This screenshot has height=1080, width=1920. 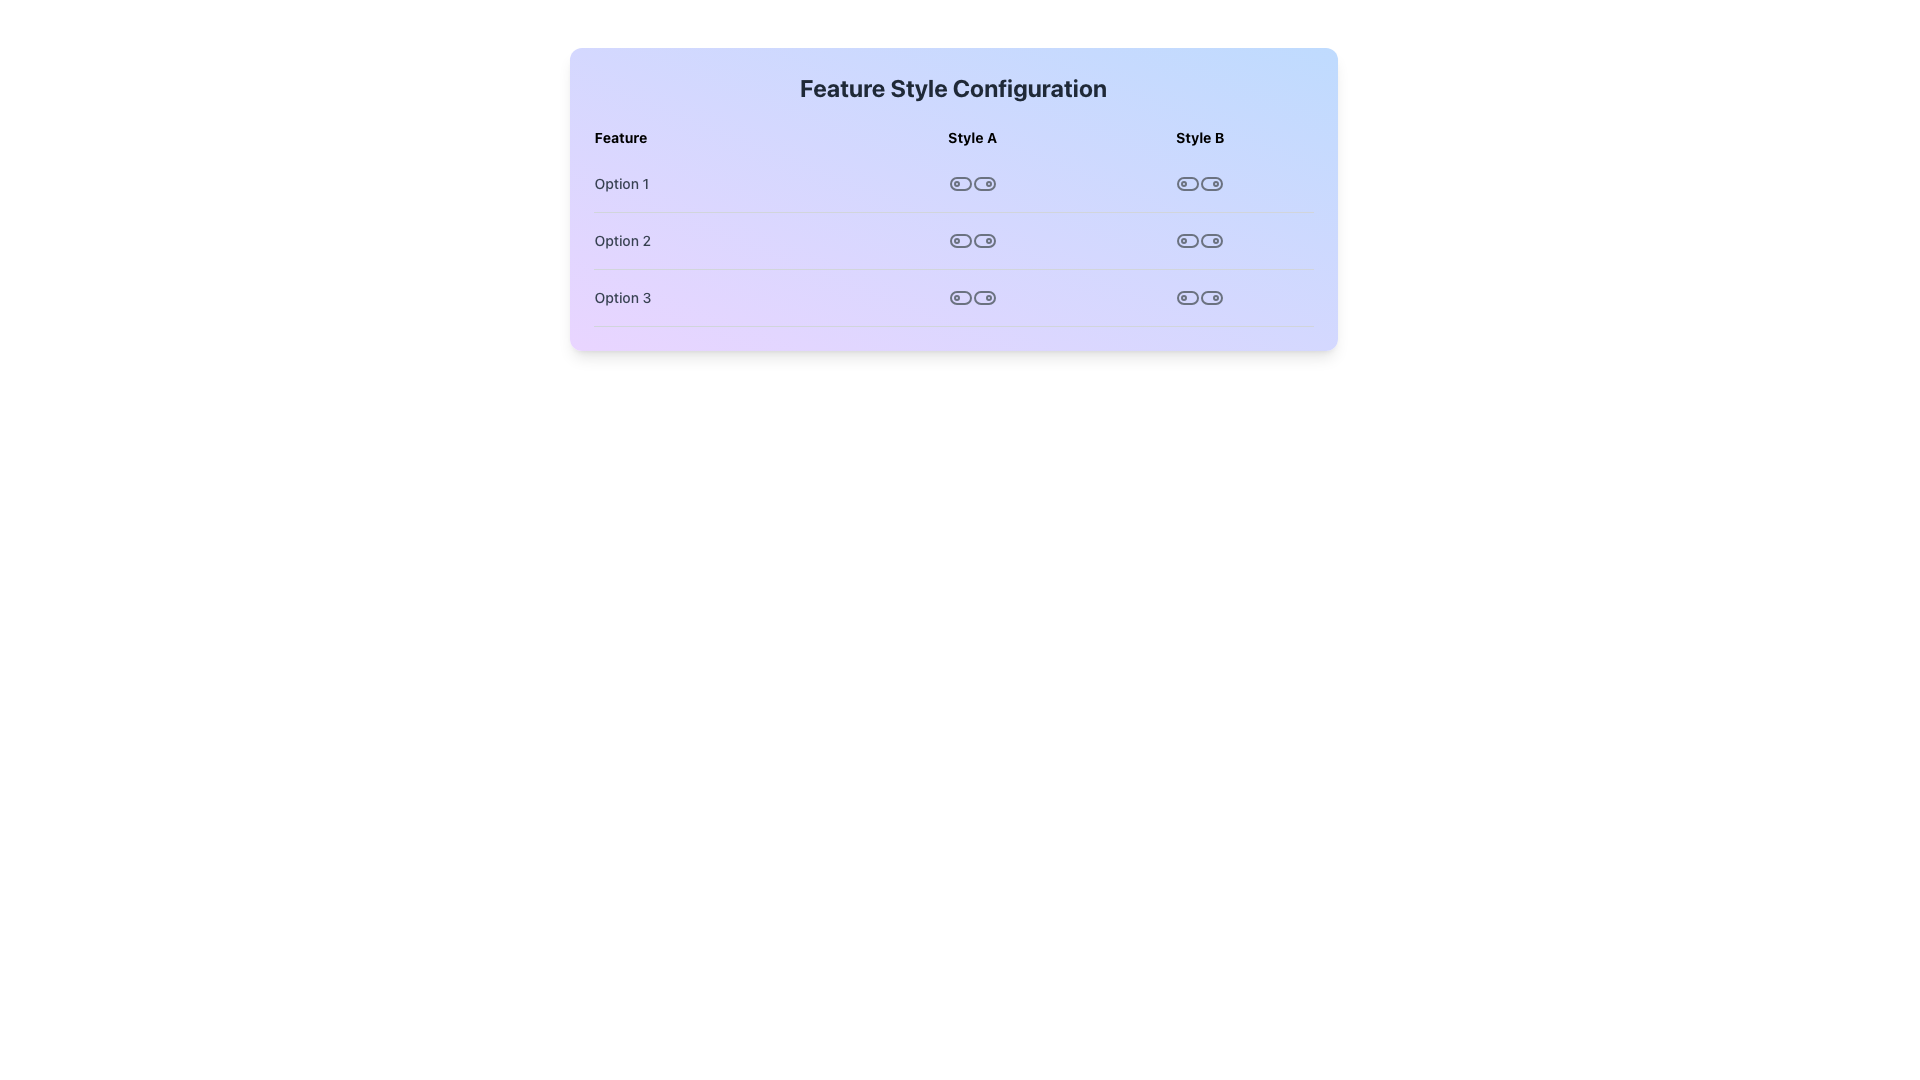 What do you see at coordinates (952, 297) in the screenshot?
I see `the toggle switches in the row labeled 'Option 3' in the table` at bounding box center [952, 297].